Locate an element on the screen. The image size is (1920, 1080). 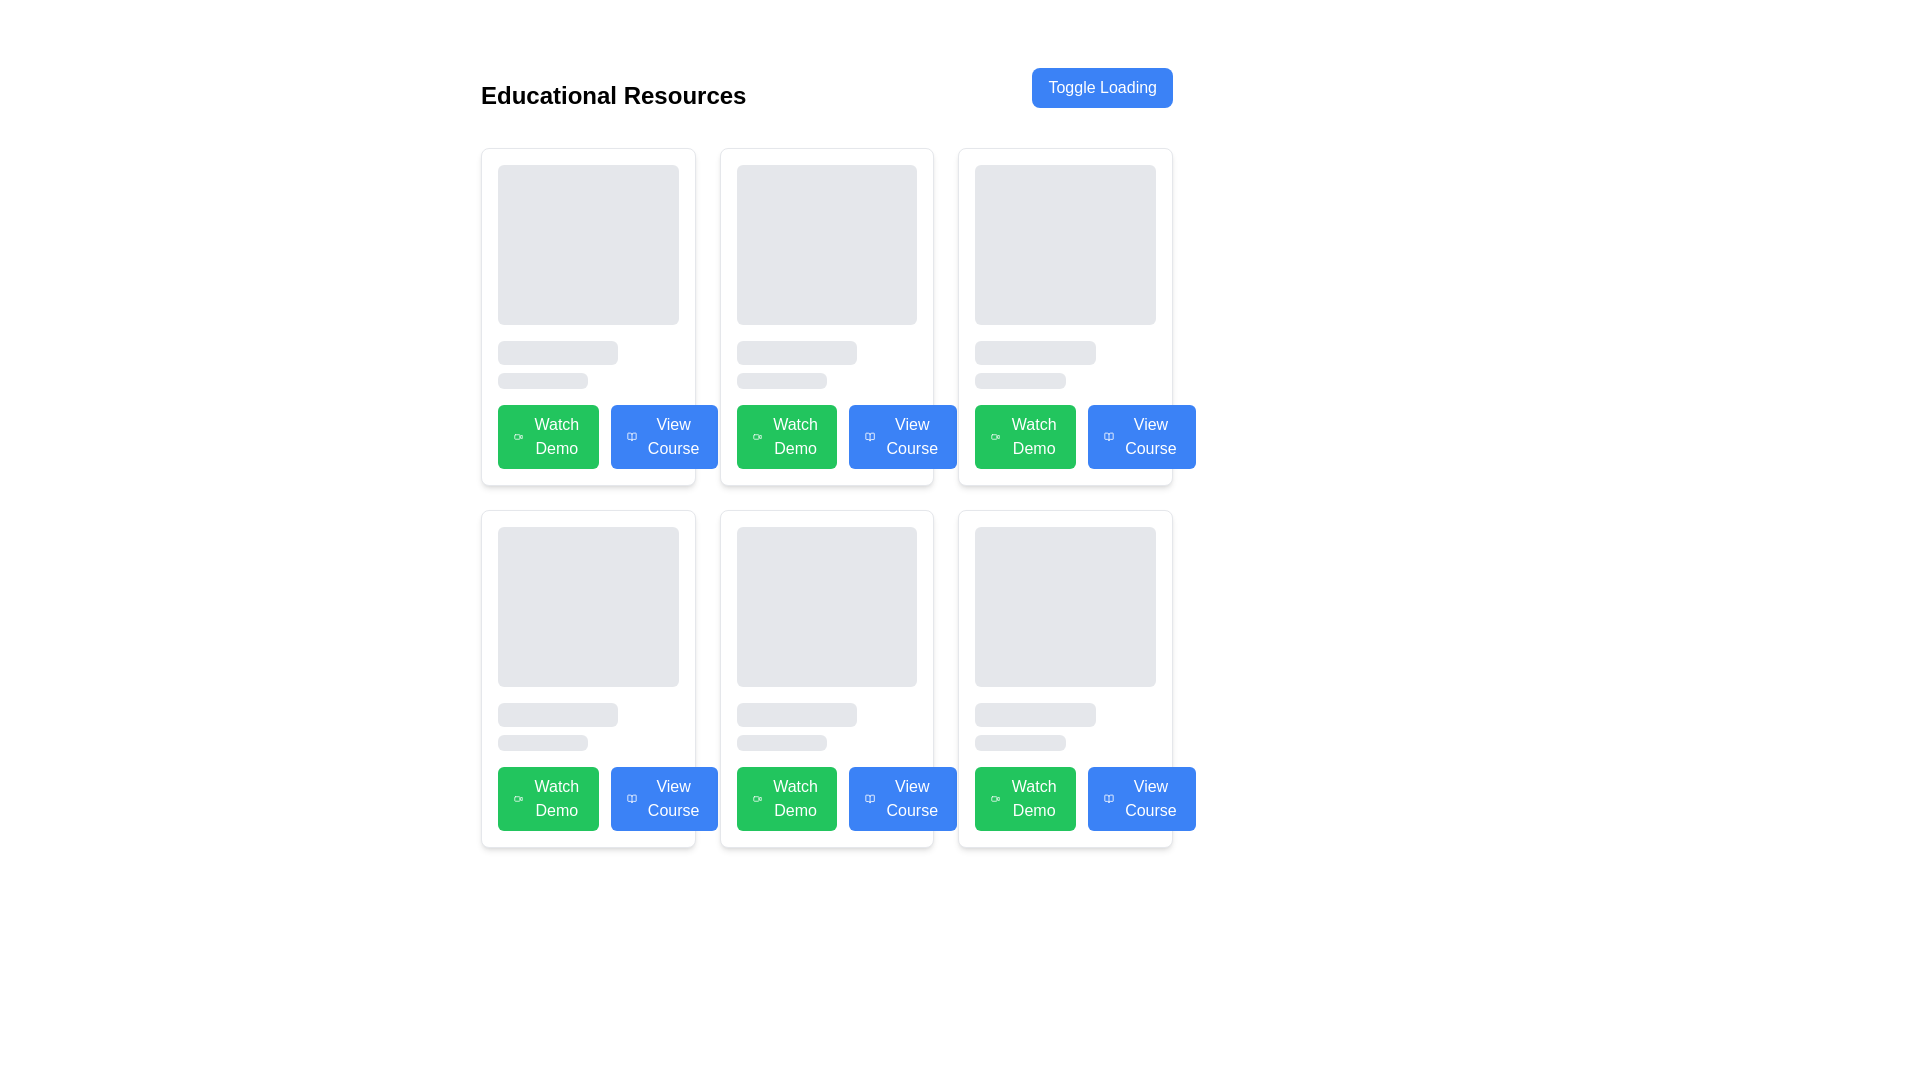
the demo video button located in the bottom-left corner of the top-left card, which is to the left of the 'View Course' button with a blue background is located at coordinates (548, 435).